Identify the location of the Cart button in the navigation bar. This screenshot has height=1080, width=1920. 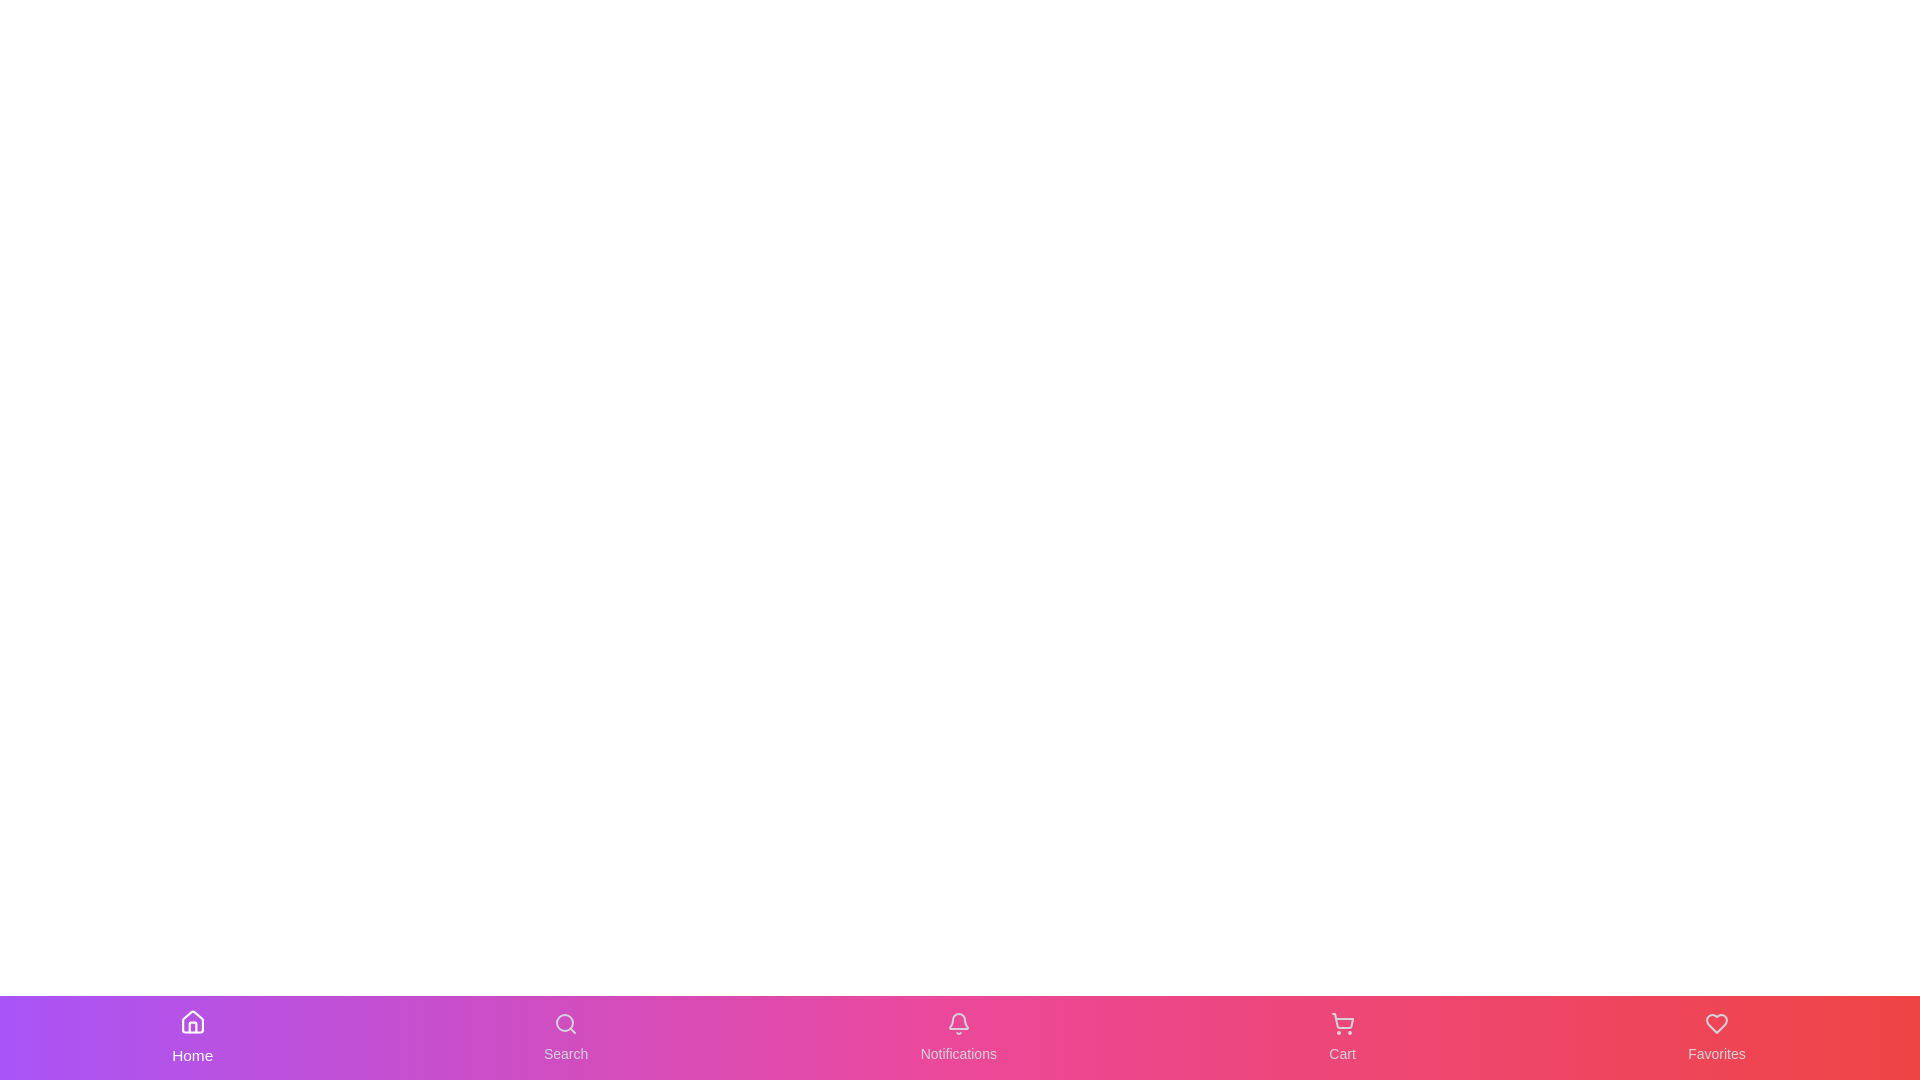
(1343, 1036).